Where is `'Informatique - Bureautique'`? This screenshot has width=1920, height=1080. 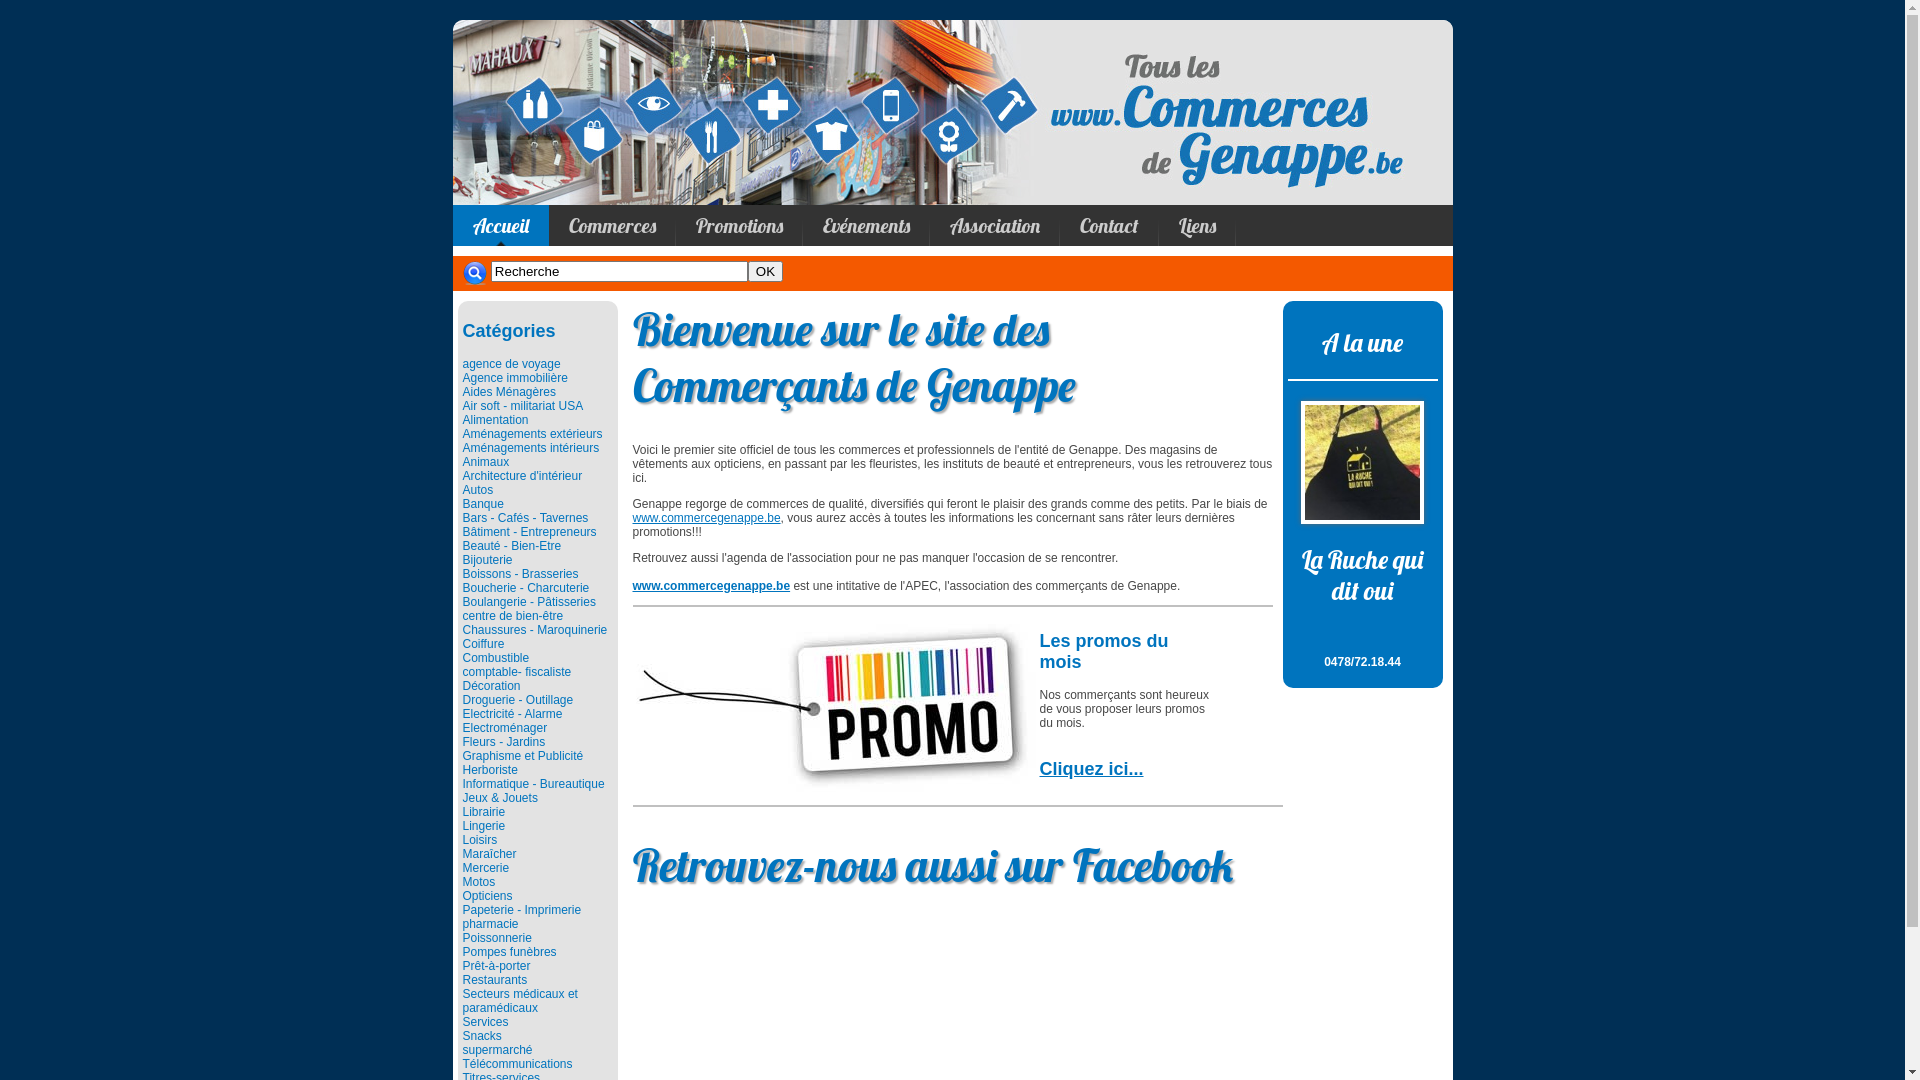 'Informatique - Bureautique' is located at coordinates (460, 782).